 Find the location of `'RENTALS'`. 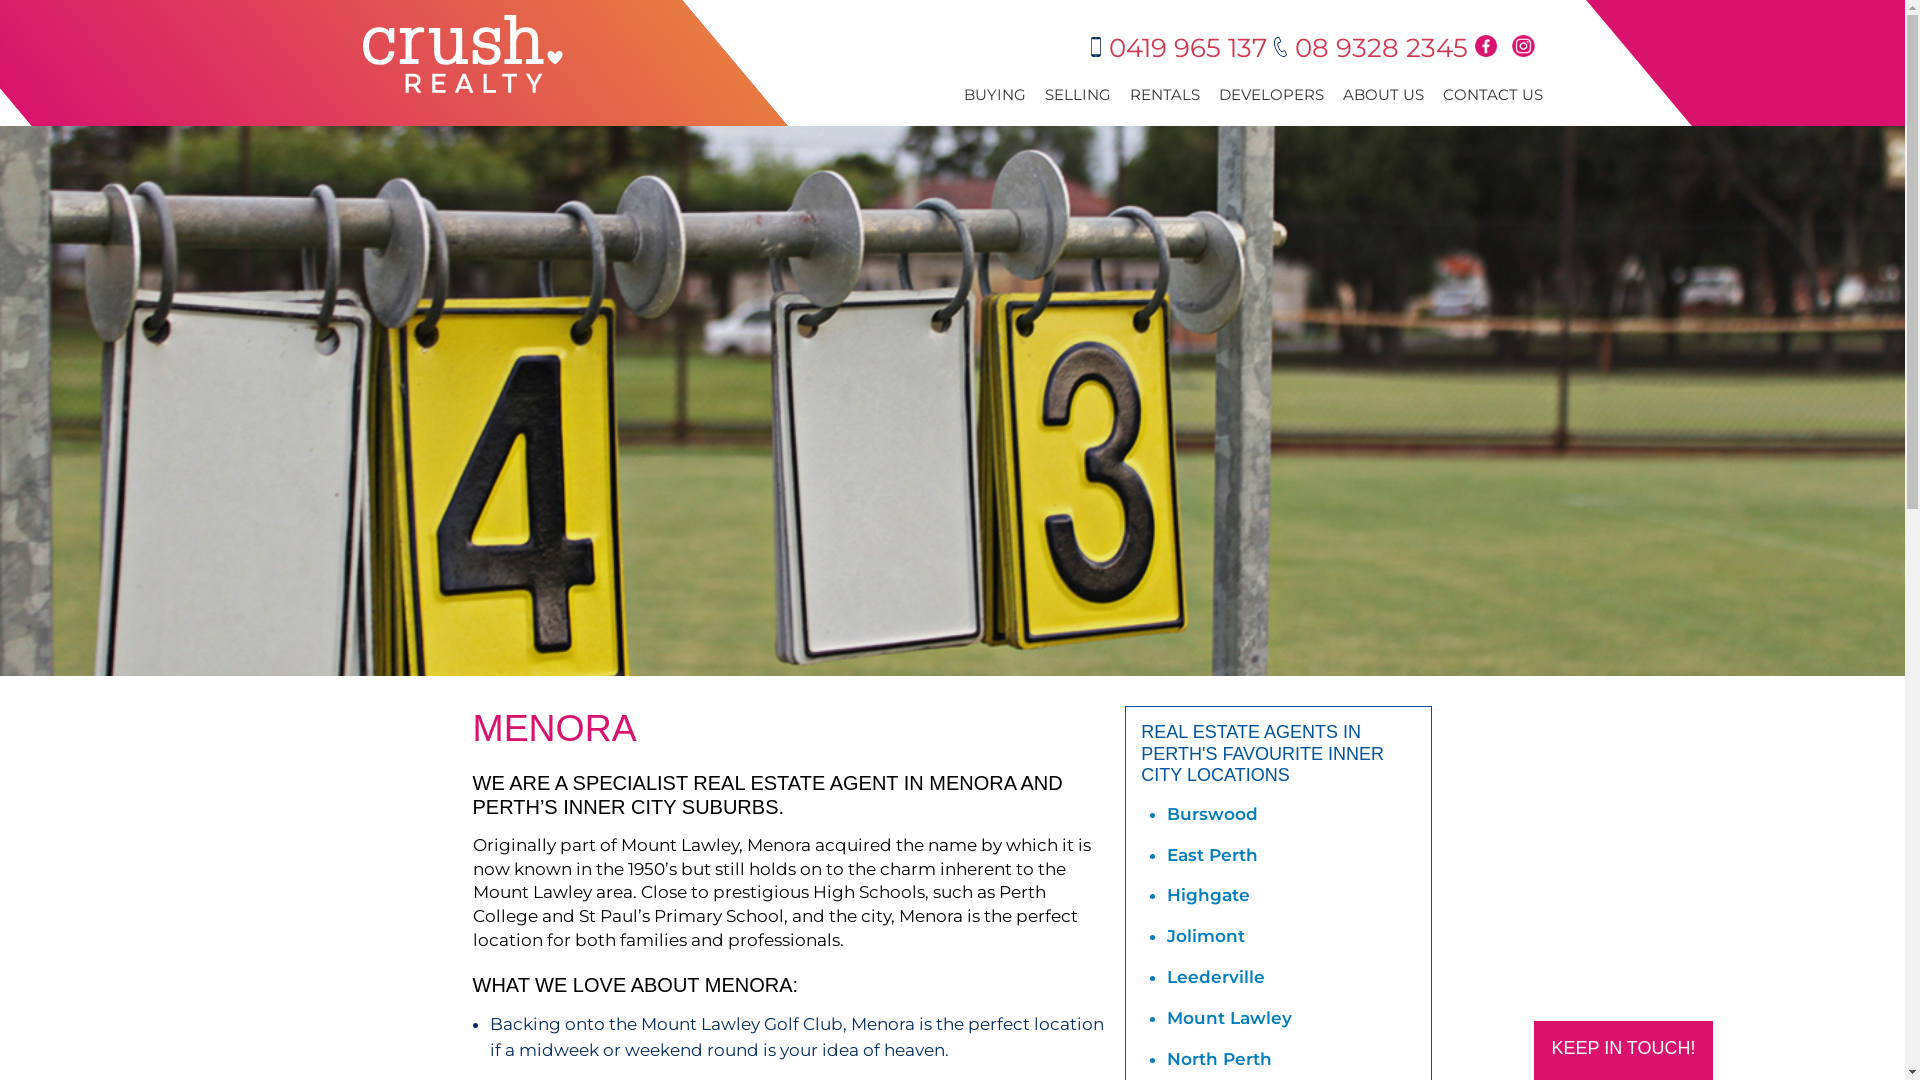

'RENTALS' is located at coordinates (1165, 96).